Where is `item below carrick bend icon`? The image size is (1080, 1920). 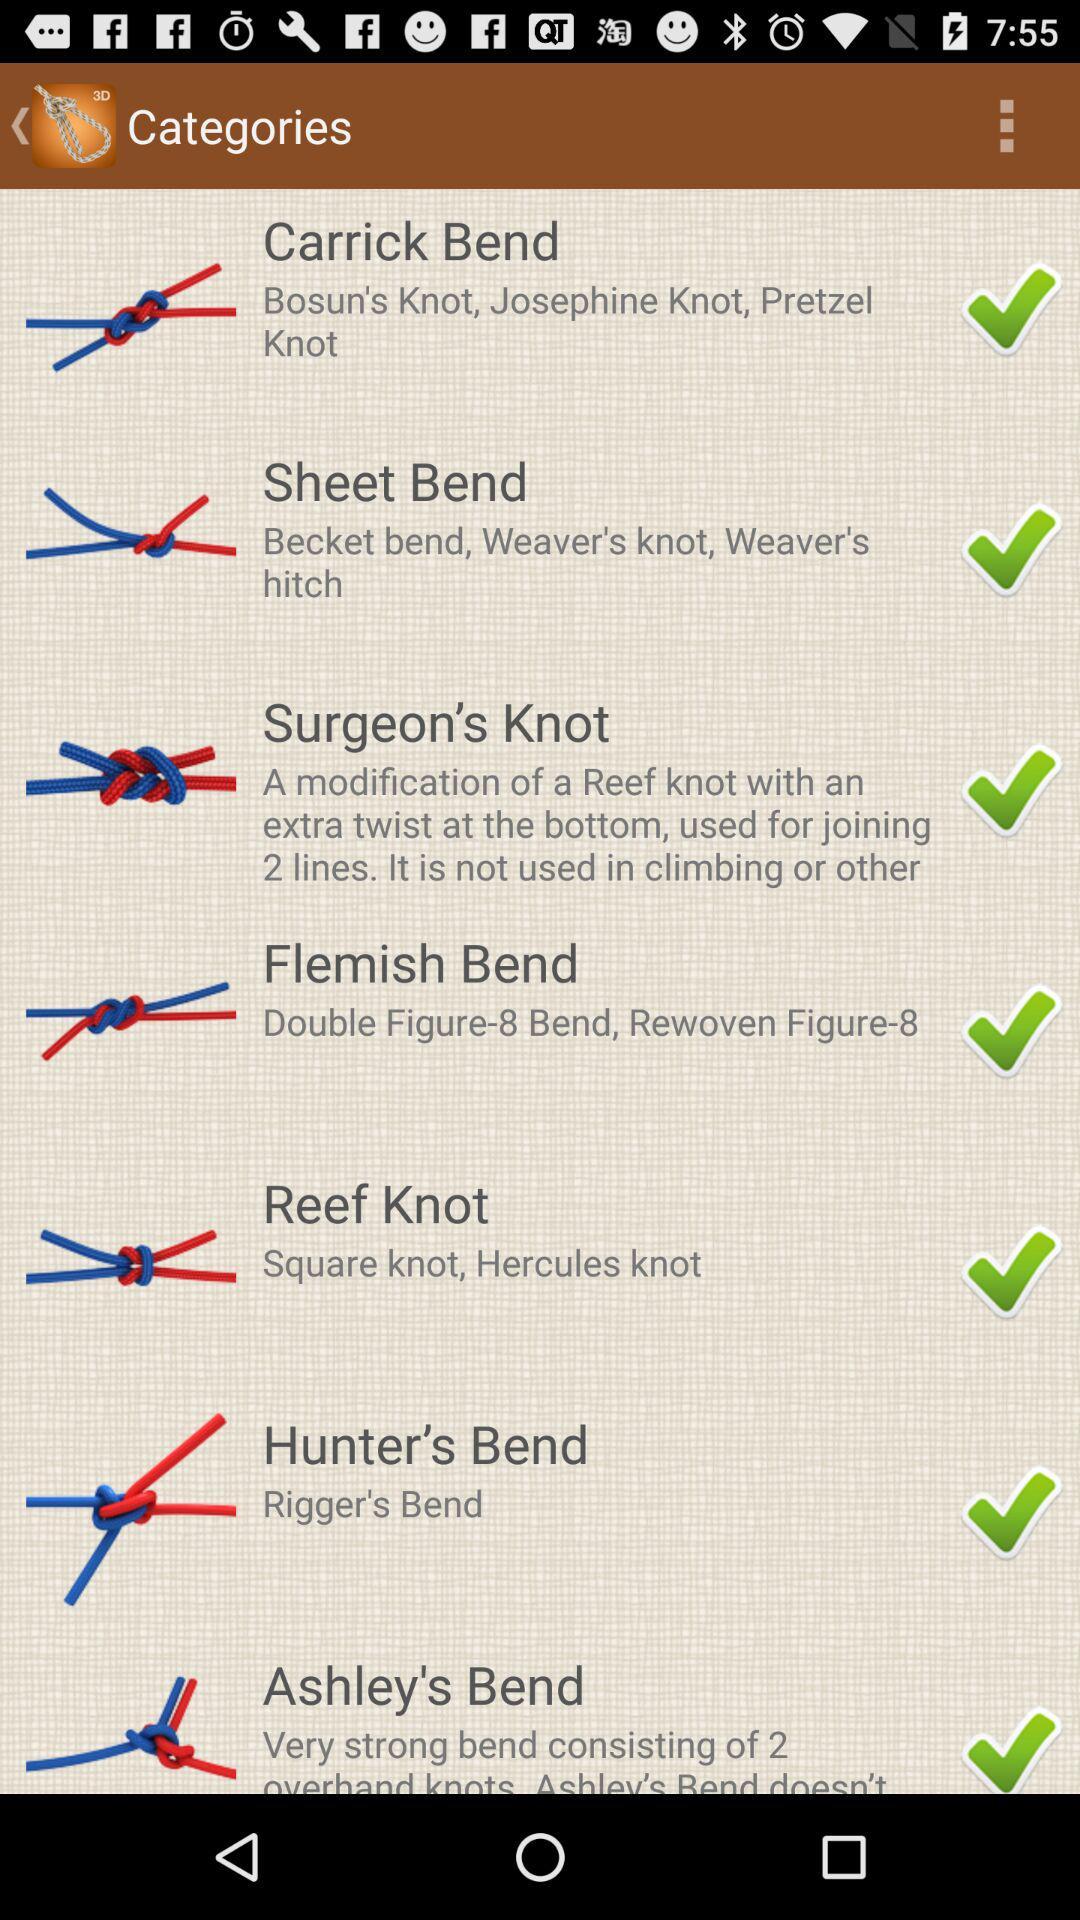 item below carrick bend icon is located at coordinates (604, 320).